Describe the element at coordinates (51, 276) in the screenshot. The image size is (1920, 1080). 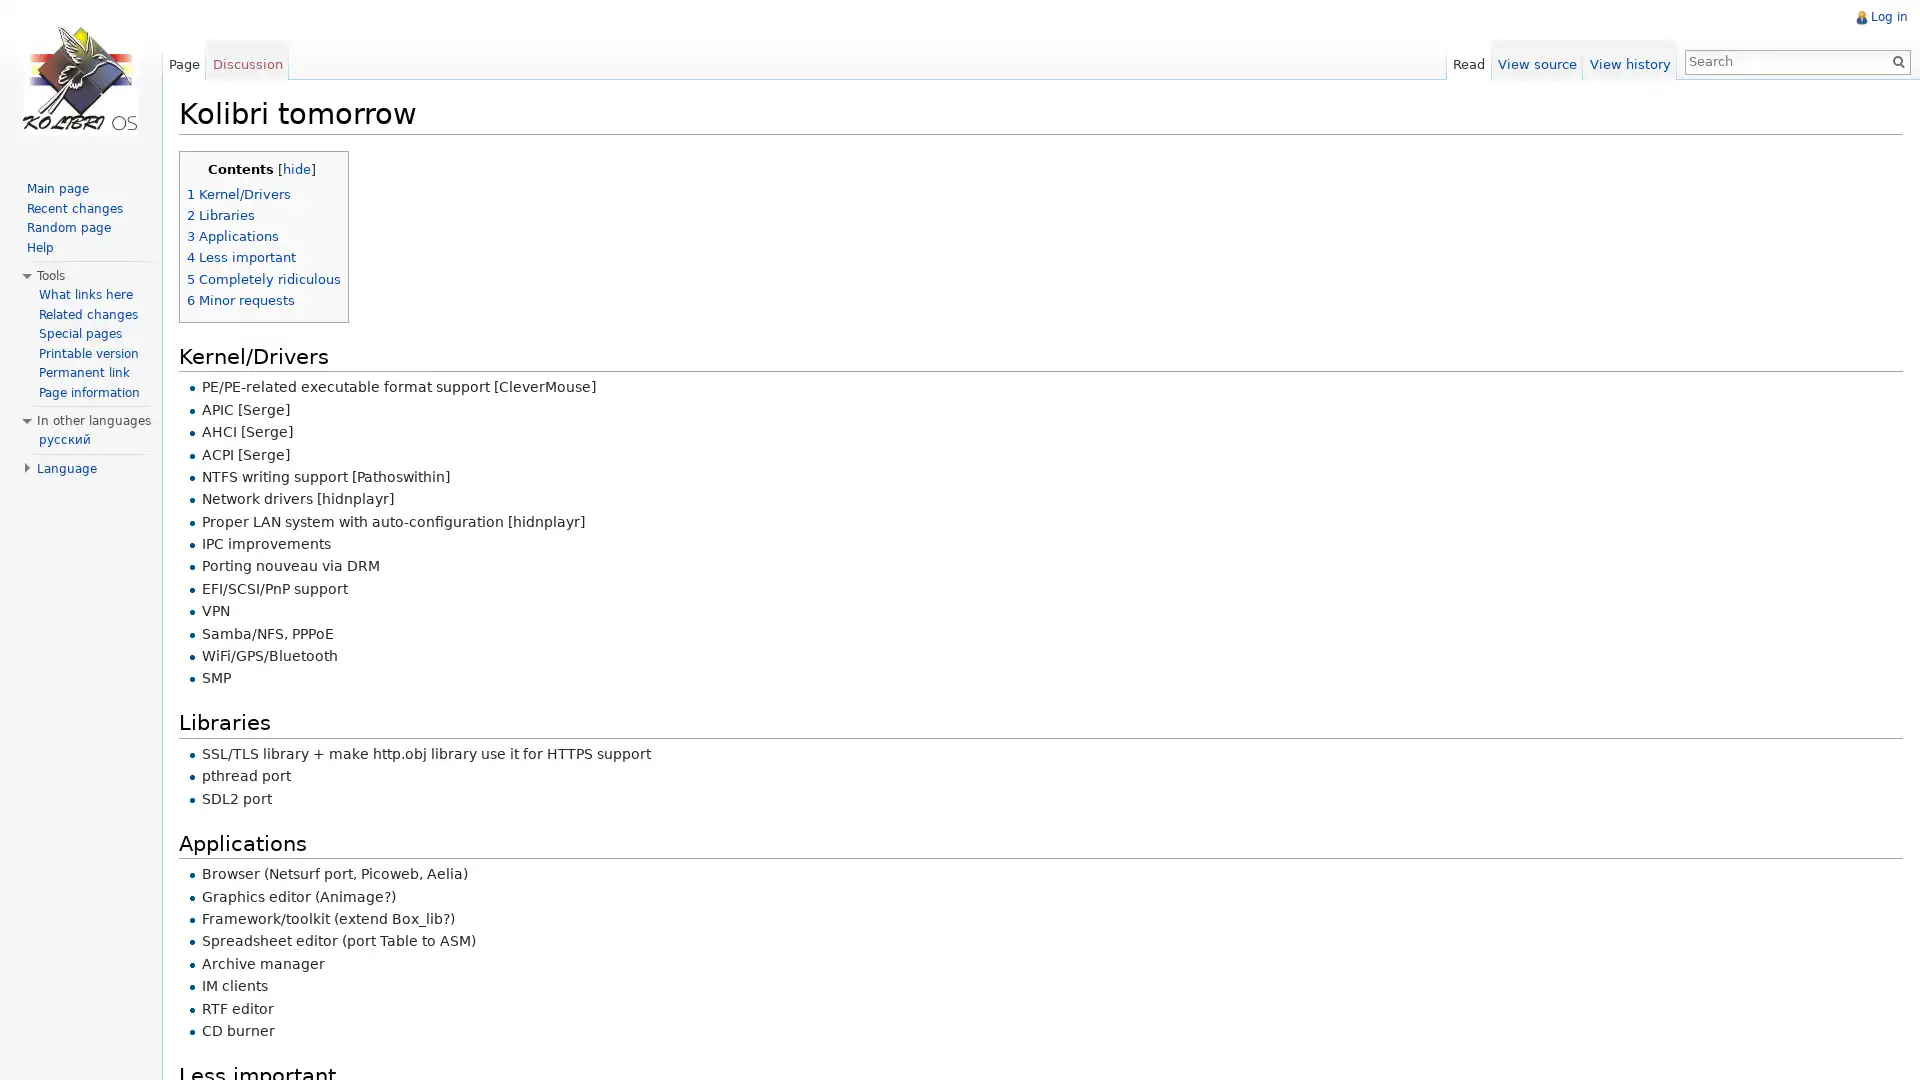
I see `Tools` at that location.